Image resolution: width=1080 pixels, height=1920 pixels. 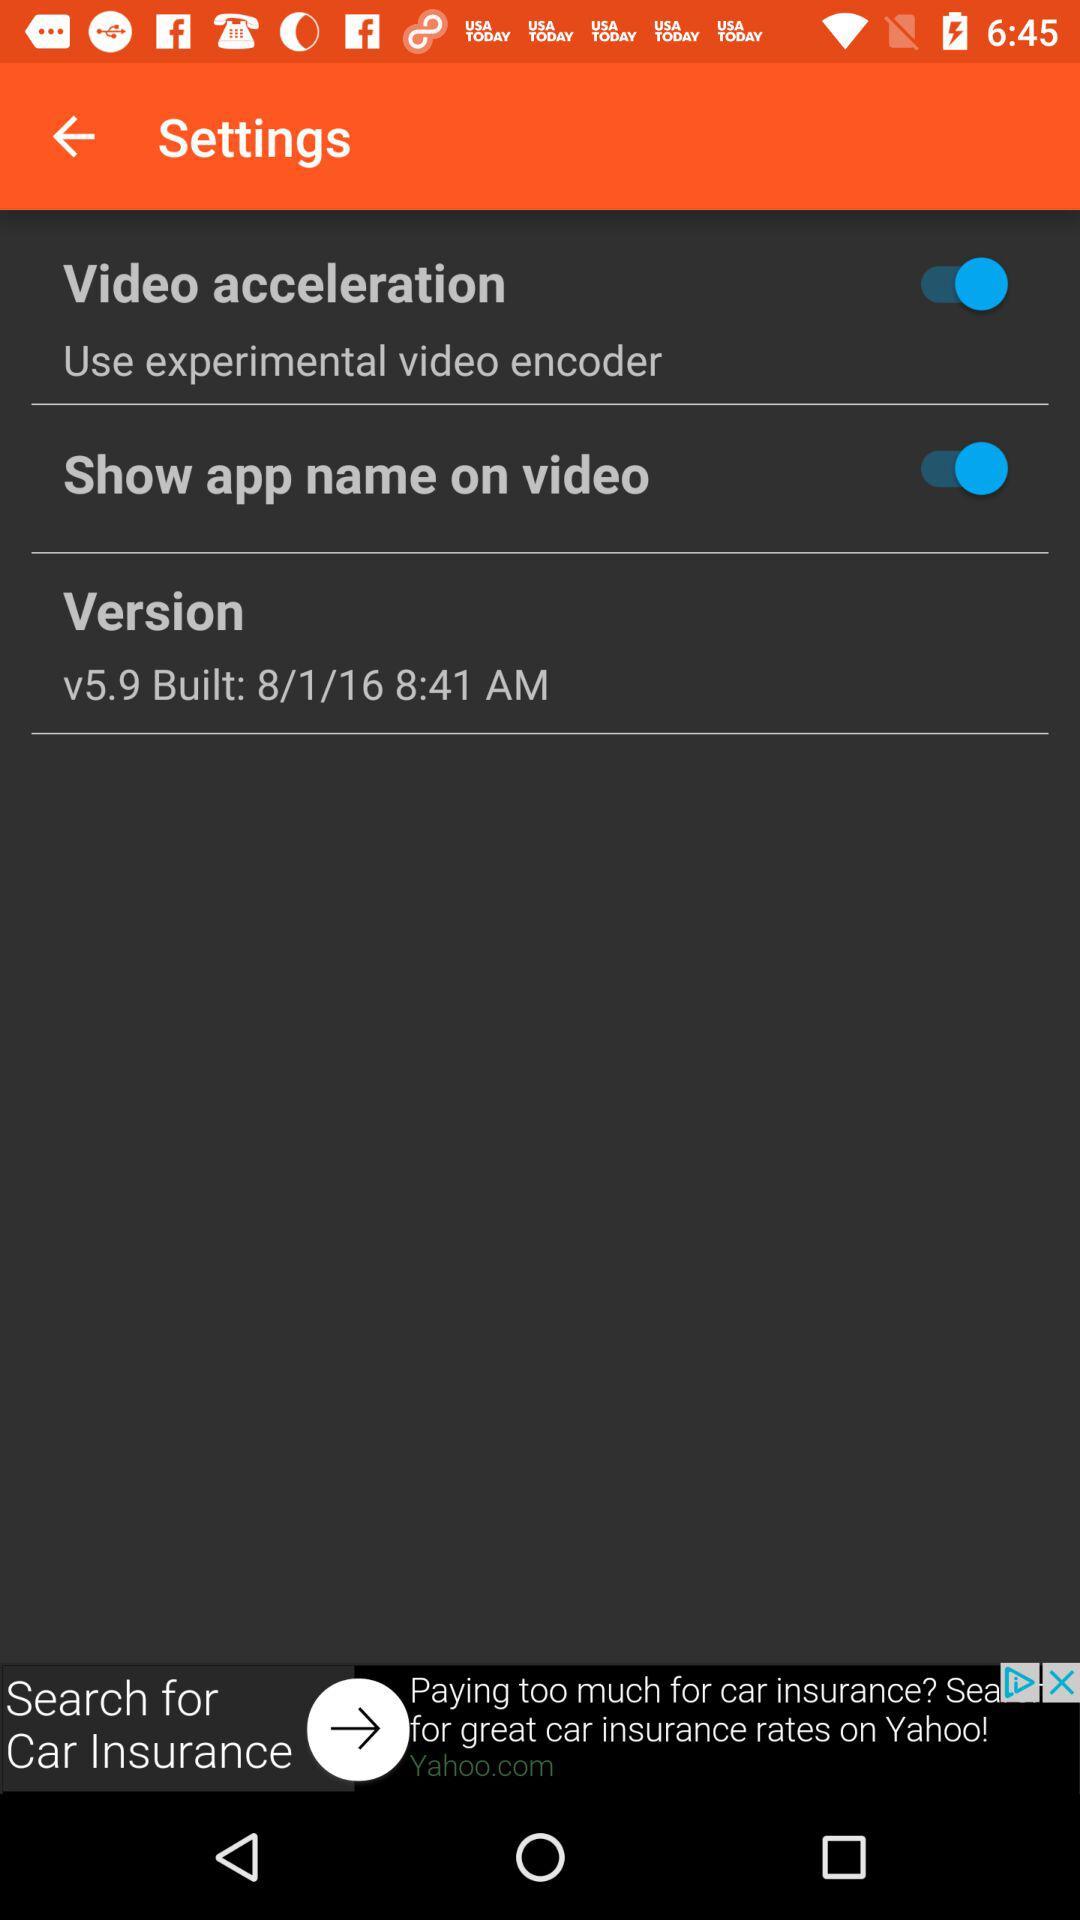 What do you see at coordinates (540, 1727) in the screenshot?
I see `advertisement` at bounding box center [540, 1727].